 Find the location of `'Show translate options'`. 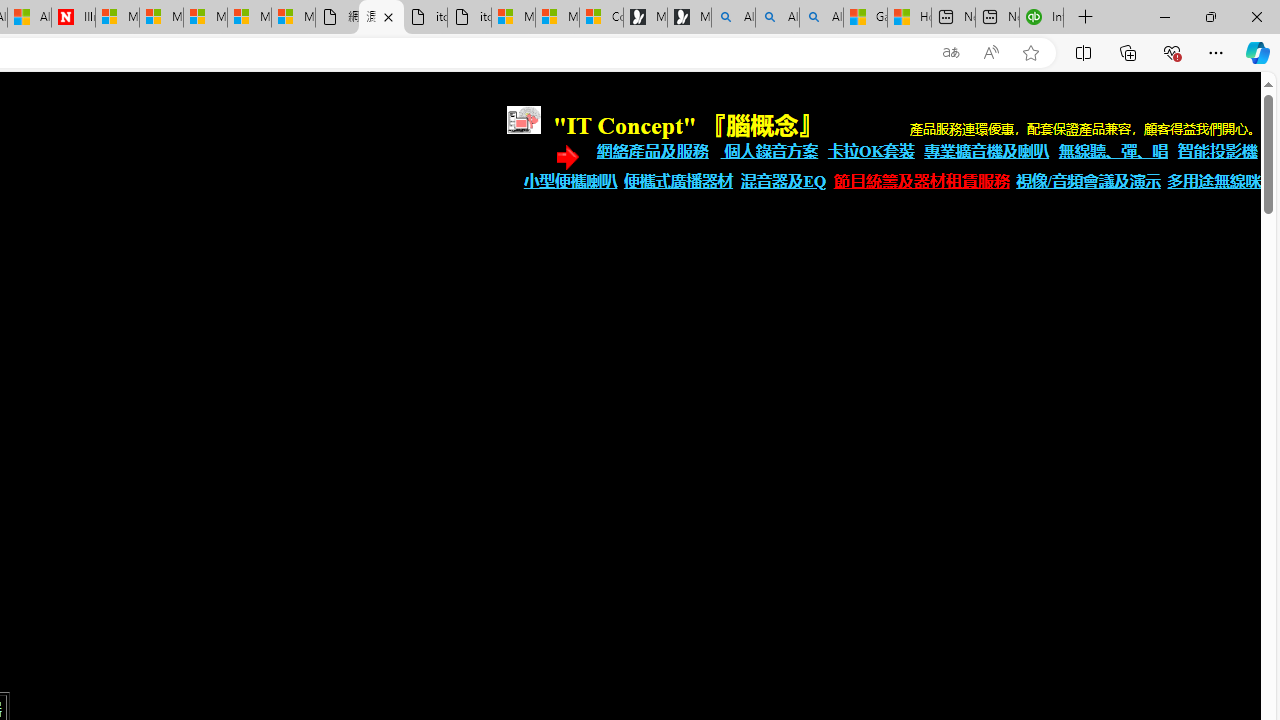

'Show translate options' is located at coordinates (950, 52).